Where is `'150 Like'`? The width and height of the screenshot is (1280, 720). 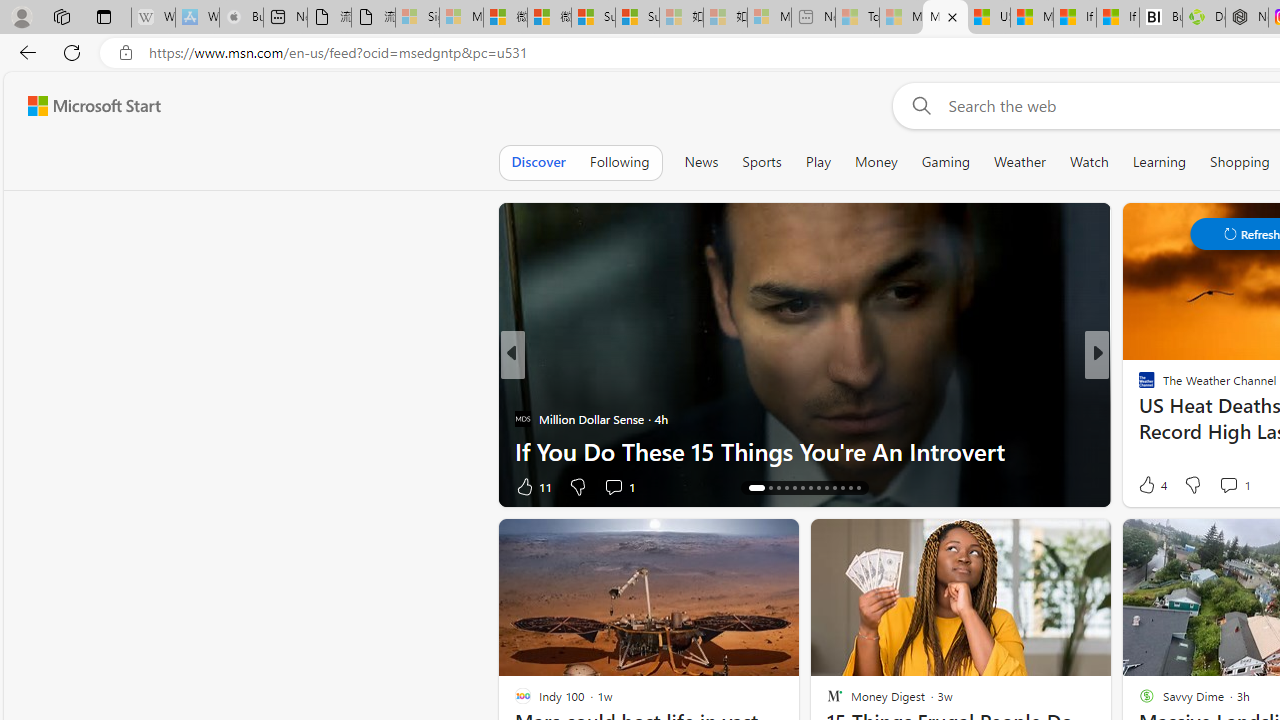 '150 Like' is located at coordinates (1152, 486).